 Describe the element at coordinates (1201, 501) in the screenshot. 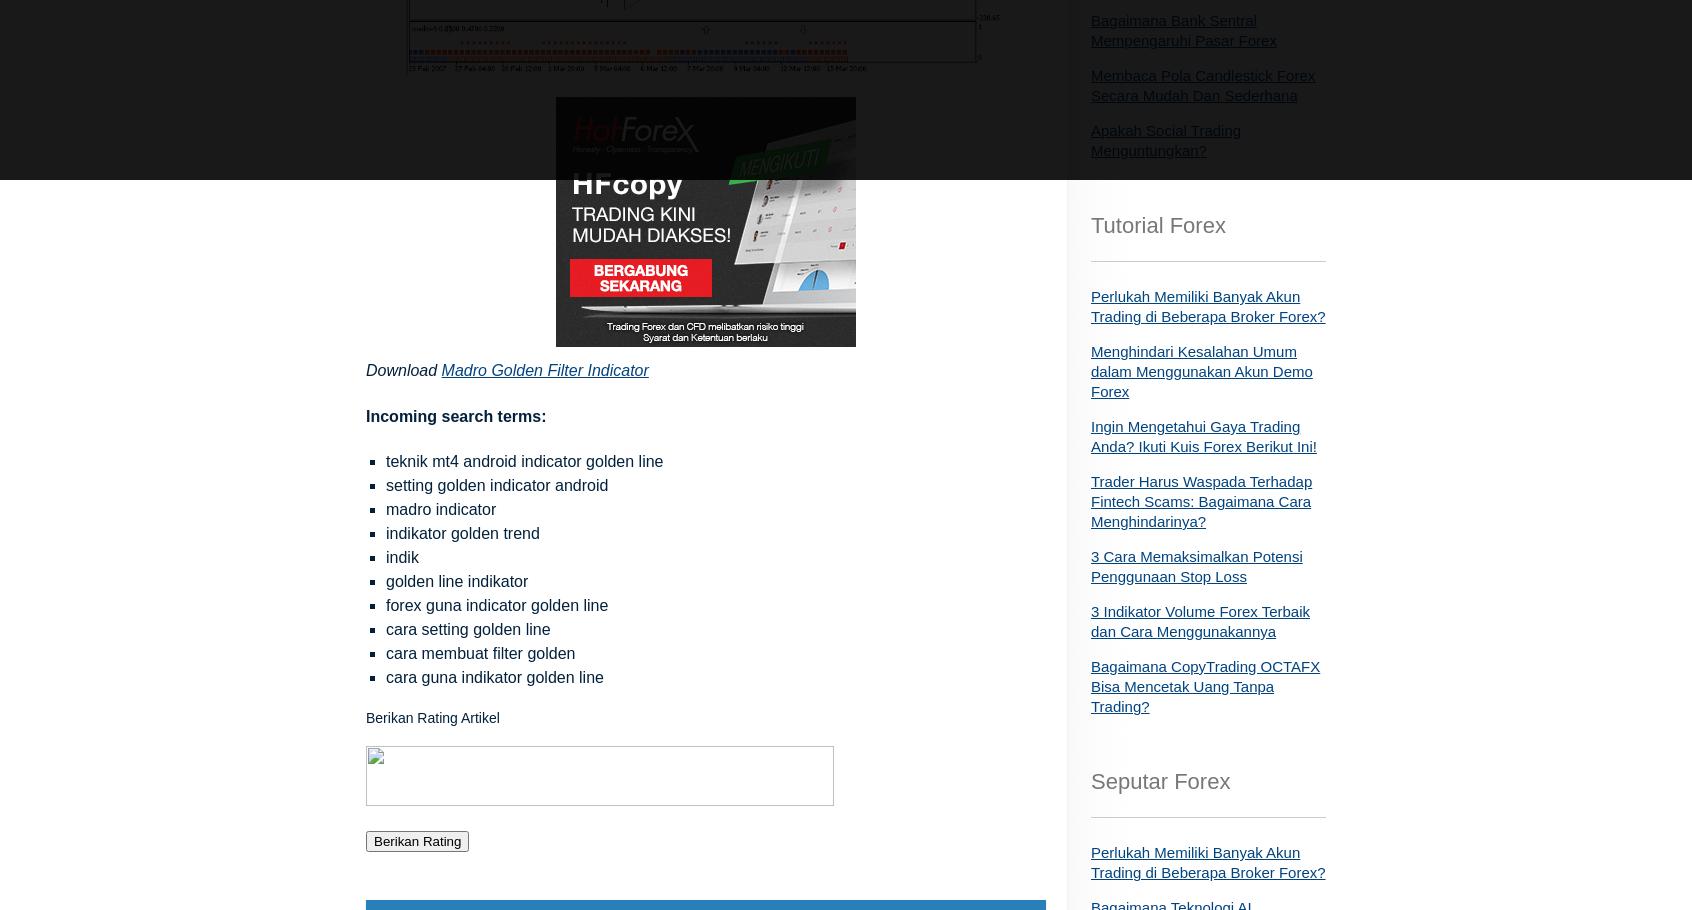

I see `'Trader Harus Waspada Terhadap Fintech Scams: Bagaimana Cara Menghindarinya?'` at that location.